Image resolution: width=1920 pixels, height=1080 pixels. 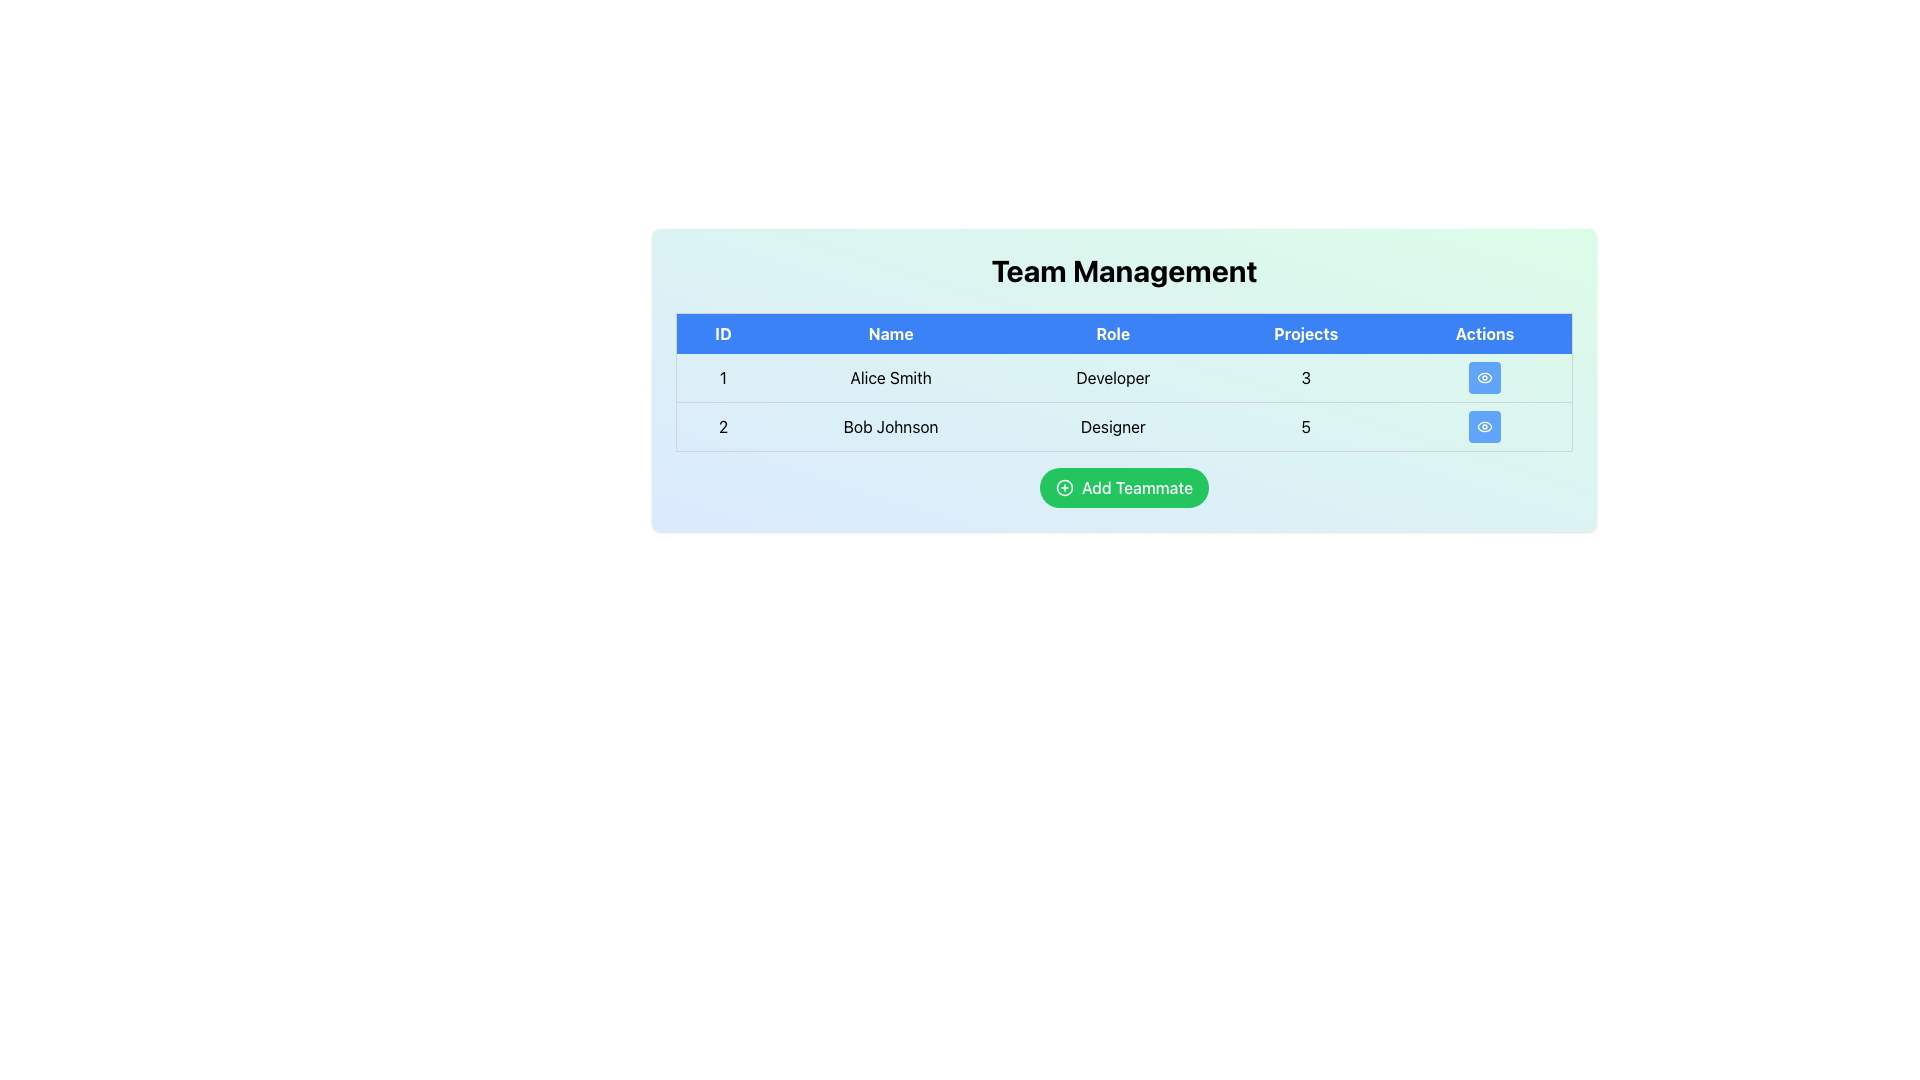 I want to click on the button in the 'Actions' column for the 'Bob Johnson' entry, so click(x=1484, y=426).